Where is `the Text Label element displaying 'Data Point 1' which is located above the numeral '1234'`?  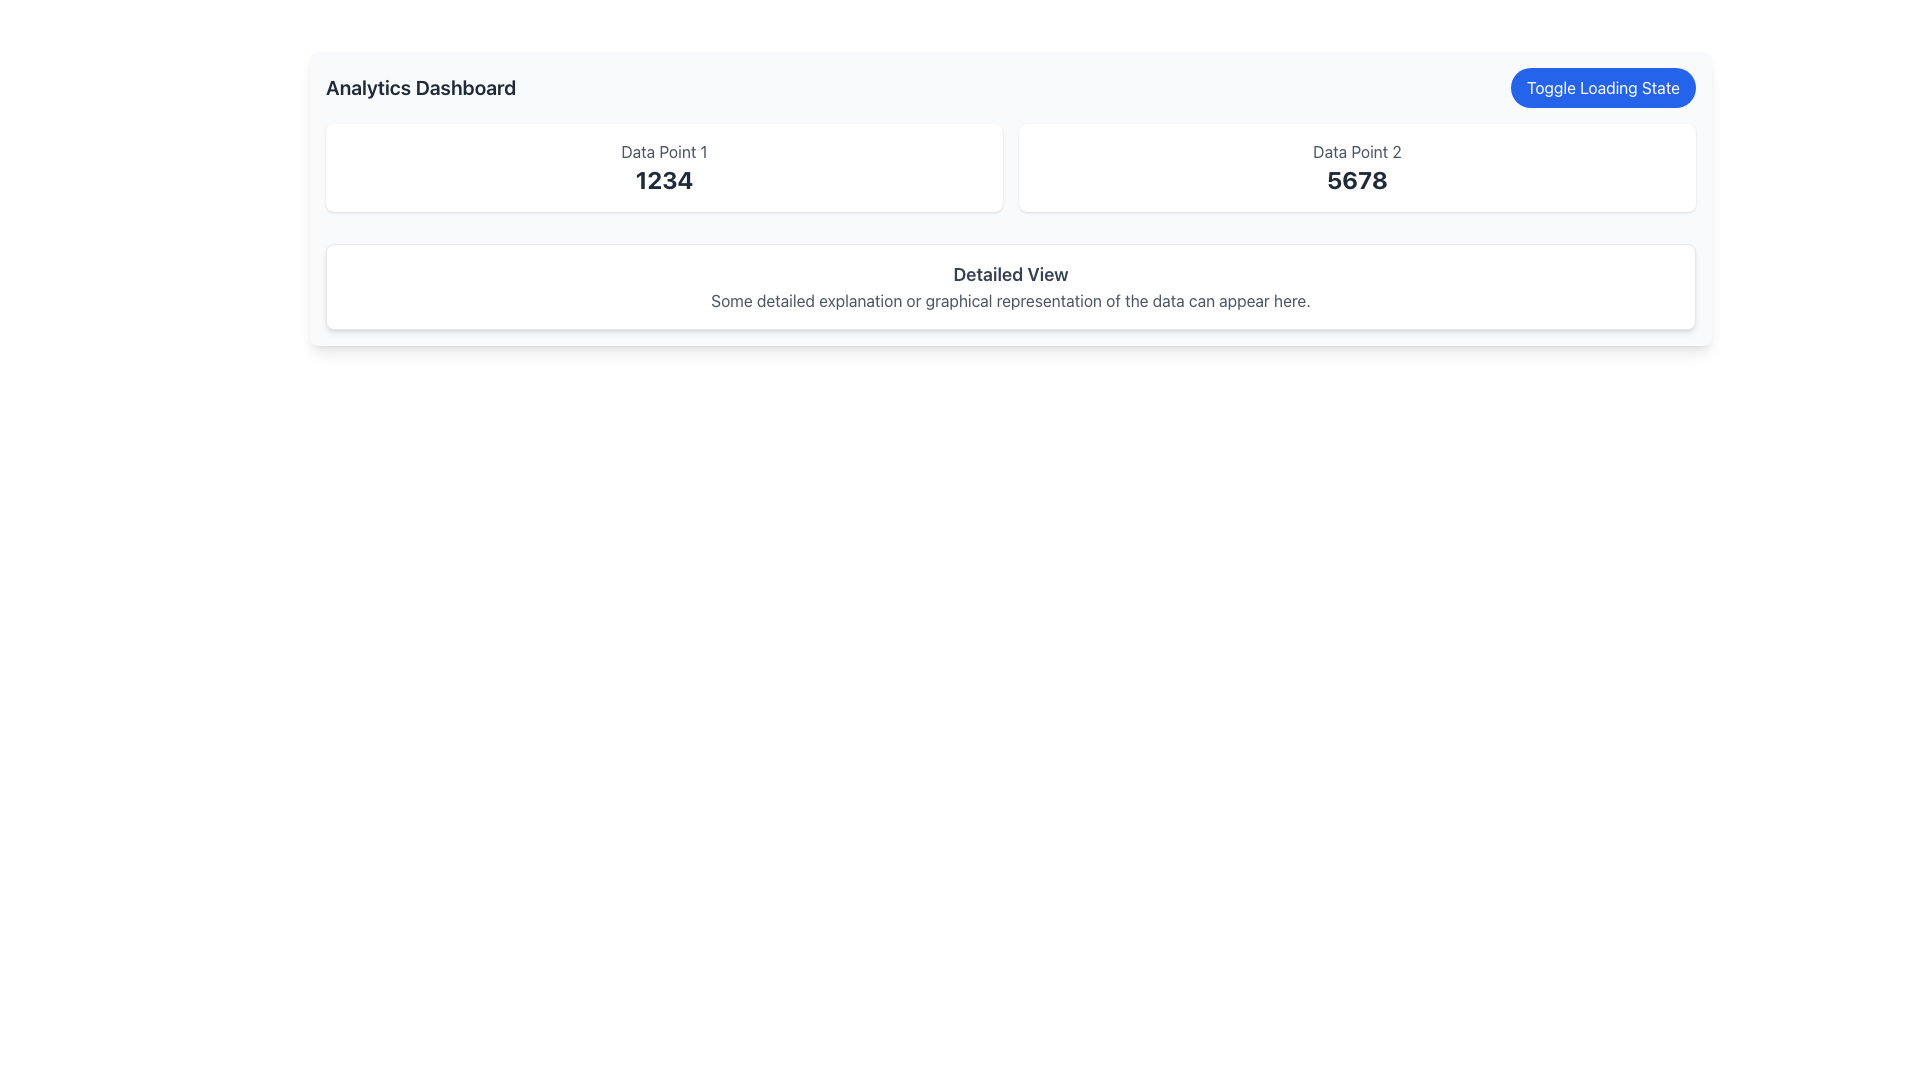 the Text Label element displaying 'Data Point 1' which is located above the numeral '1234' is located at coordinates (664, 150).